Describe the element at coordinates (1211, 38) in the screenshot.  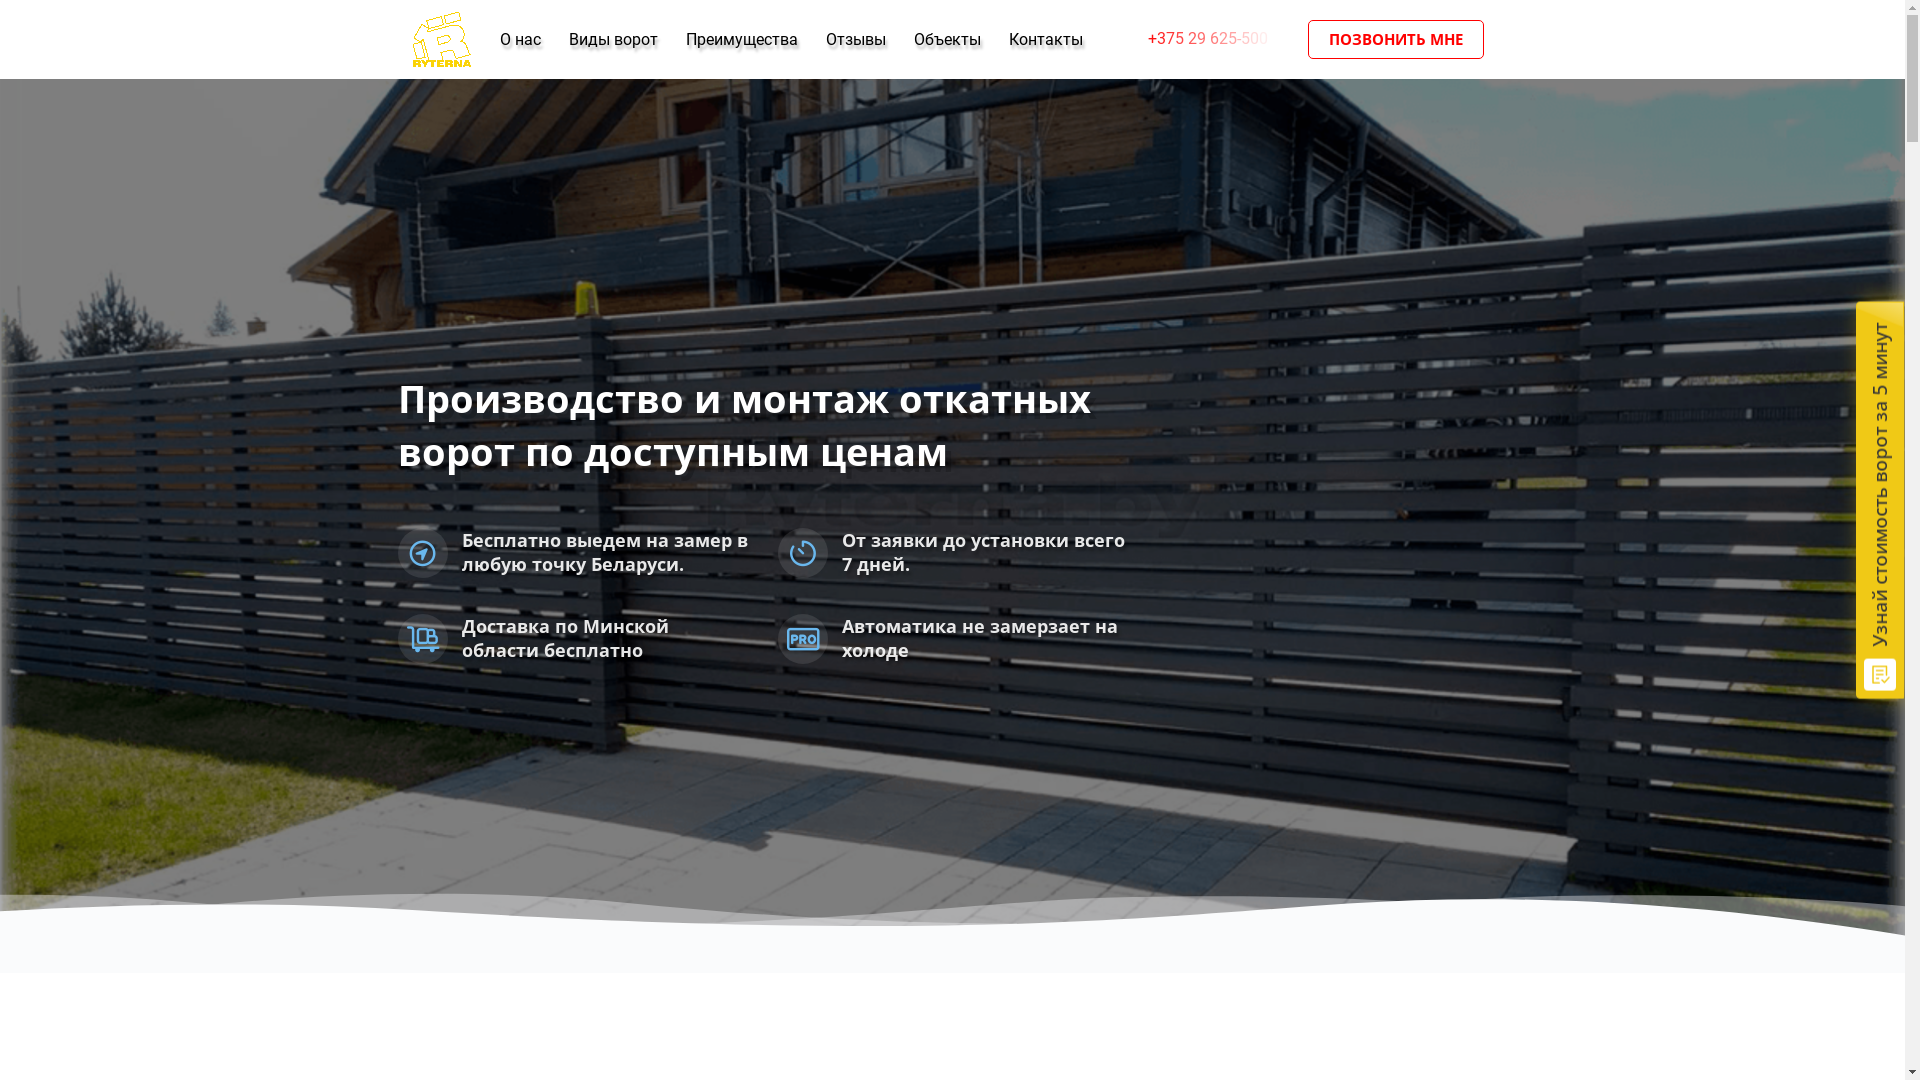
I see `'+375 29 625-500'` at that location.